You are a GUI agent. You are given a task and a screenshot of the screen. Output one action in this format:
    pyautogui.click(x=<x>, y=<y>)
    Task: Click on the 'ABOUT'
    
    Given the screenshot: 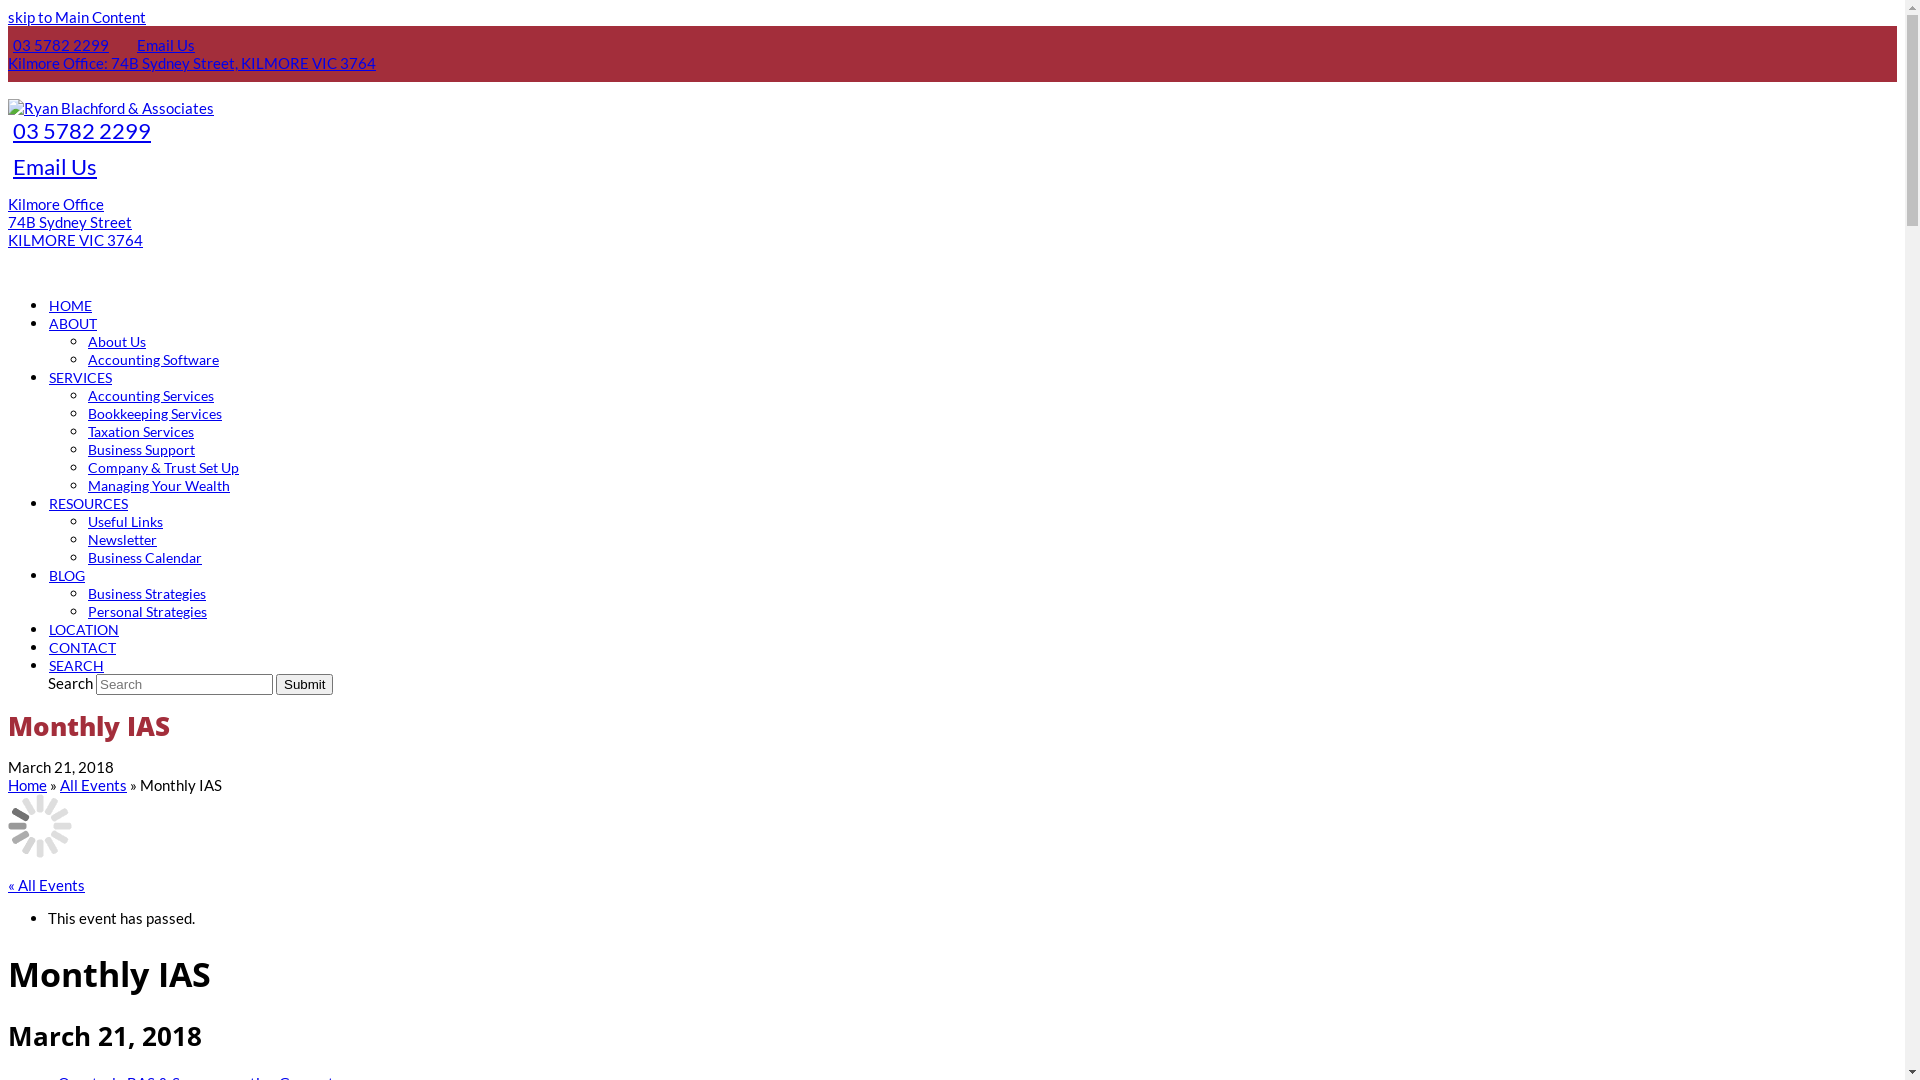 What is the action you would take?
    pyautogui.click(x=72, y=322)
    